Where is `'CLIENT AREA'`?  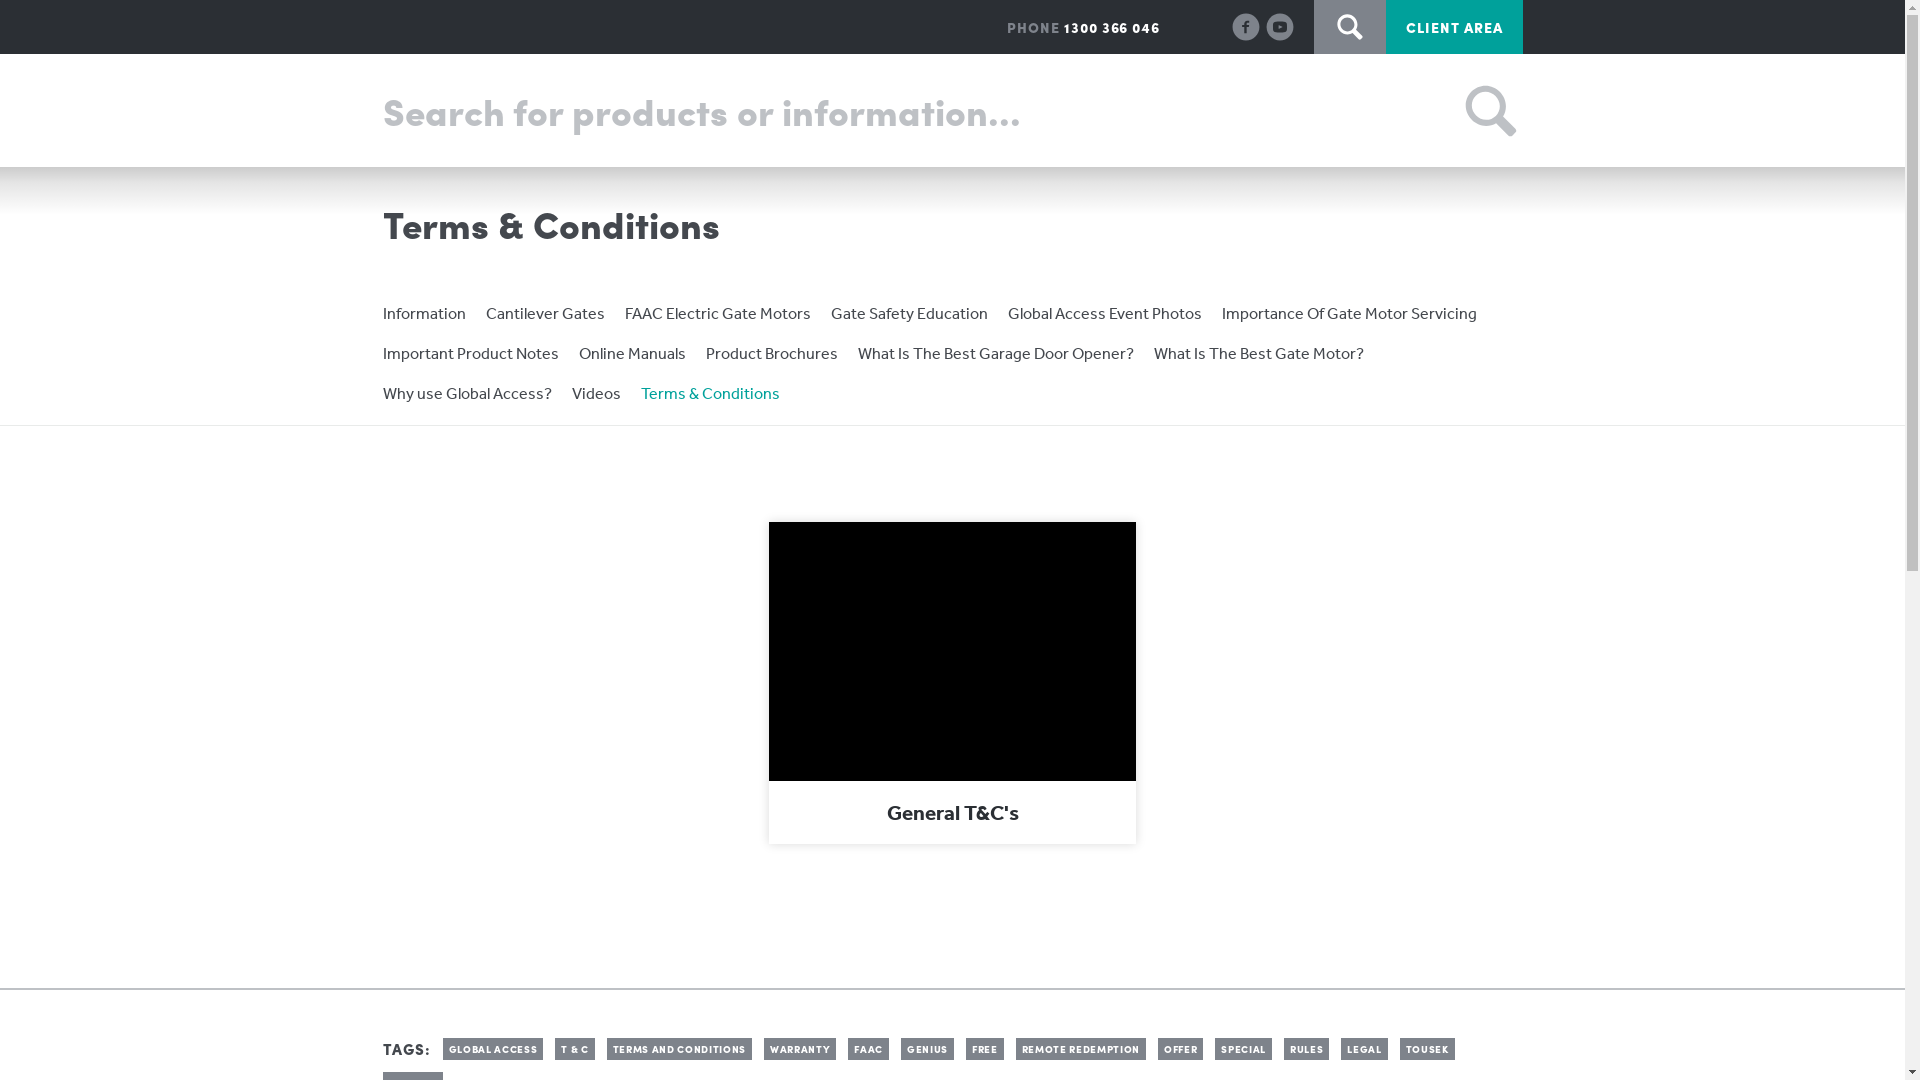 'CLIENT AREA' is located at coordinates (1454, 27).